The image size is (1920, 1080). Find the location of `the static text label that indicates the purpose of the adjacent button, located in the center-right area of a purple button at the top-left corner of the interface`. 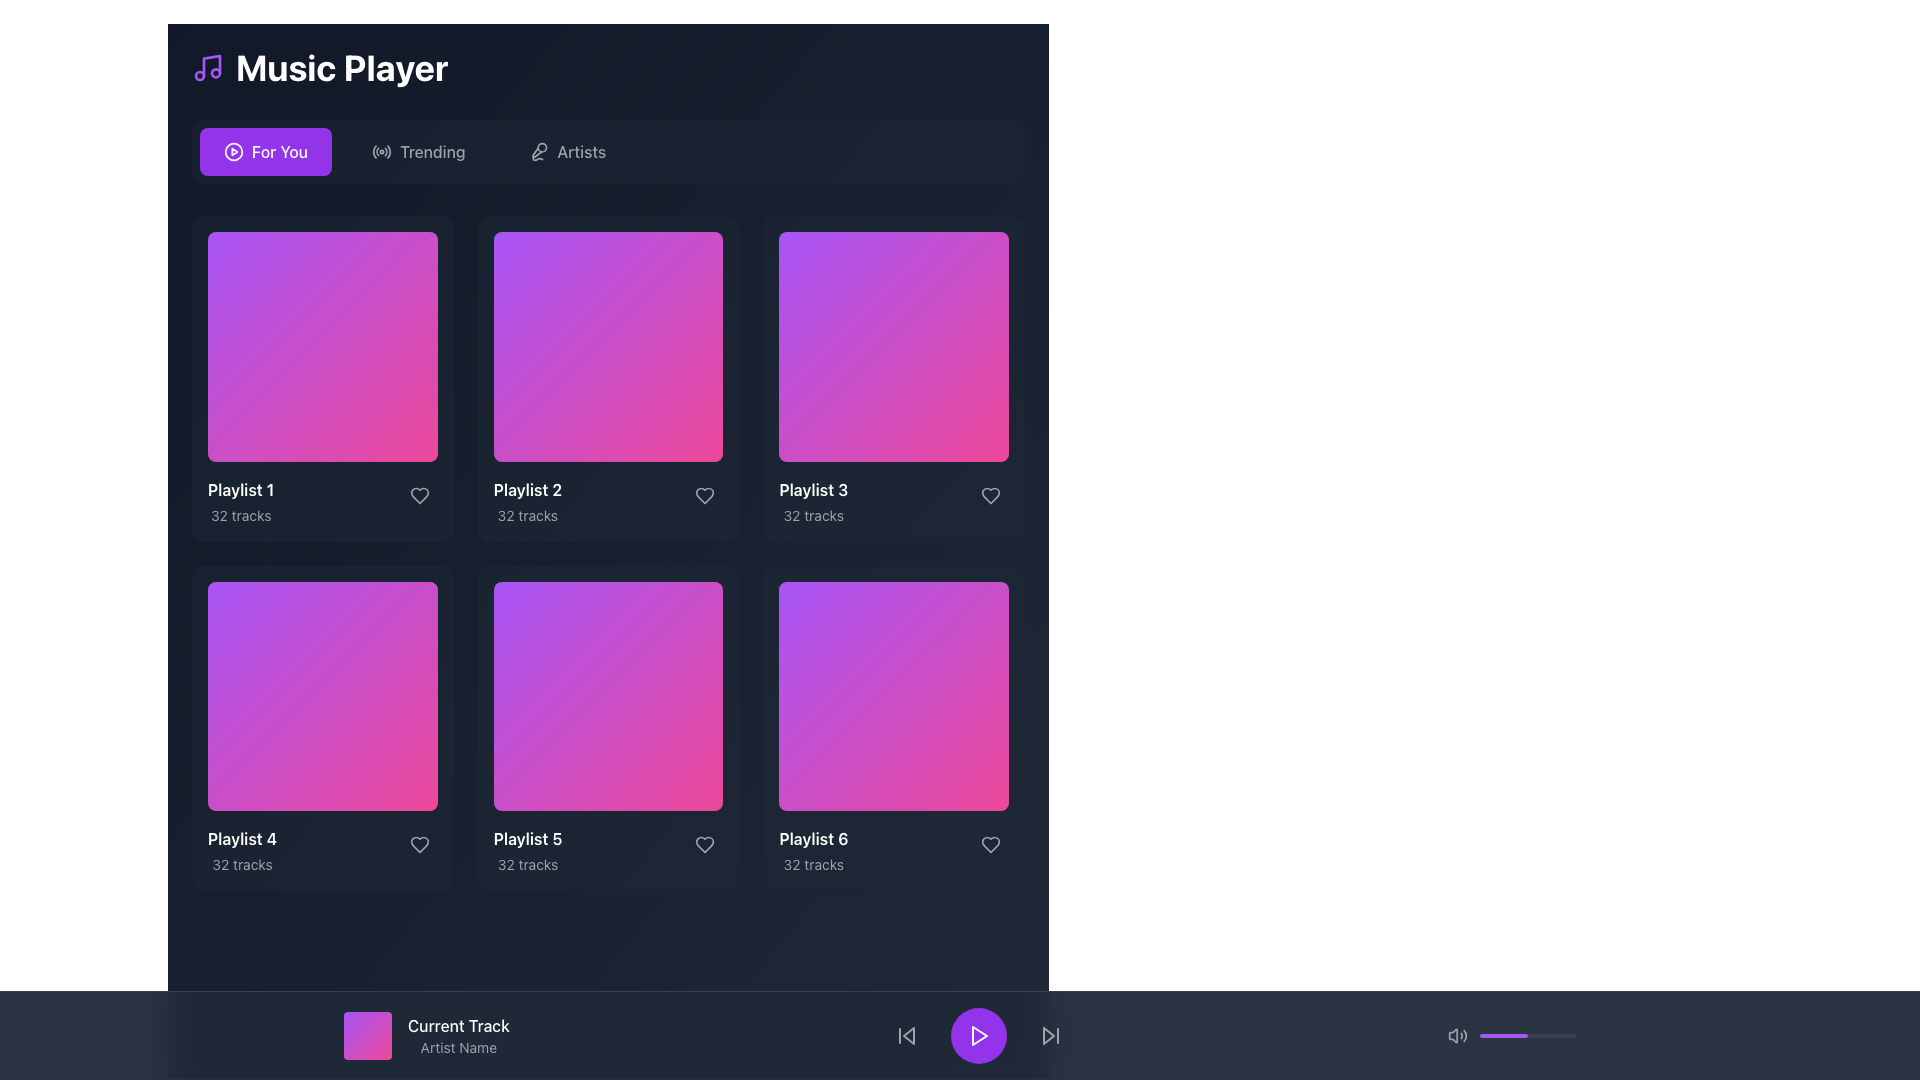

the static text label that indicates the purpose of the adjacent button, located in the center-right area of a purple button at the top-left corner of the interface is located at coordinates (278, 150).